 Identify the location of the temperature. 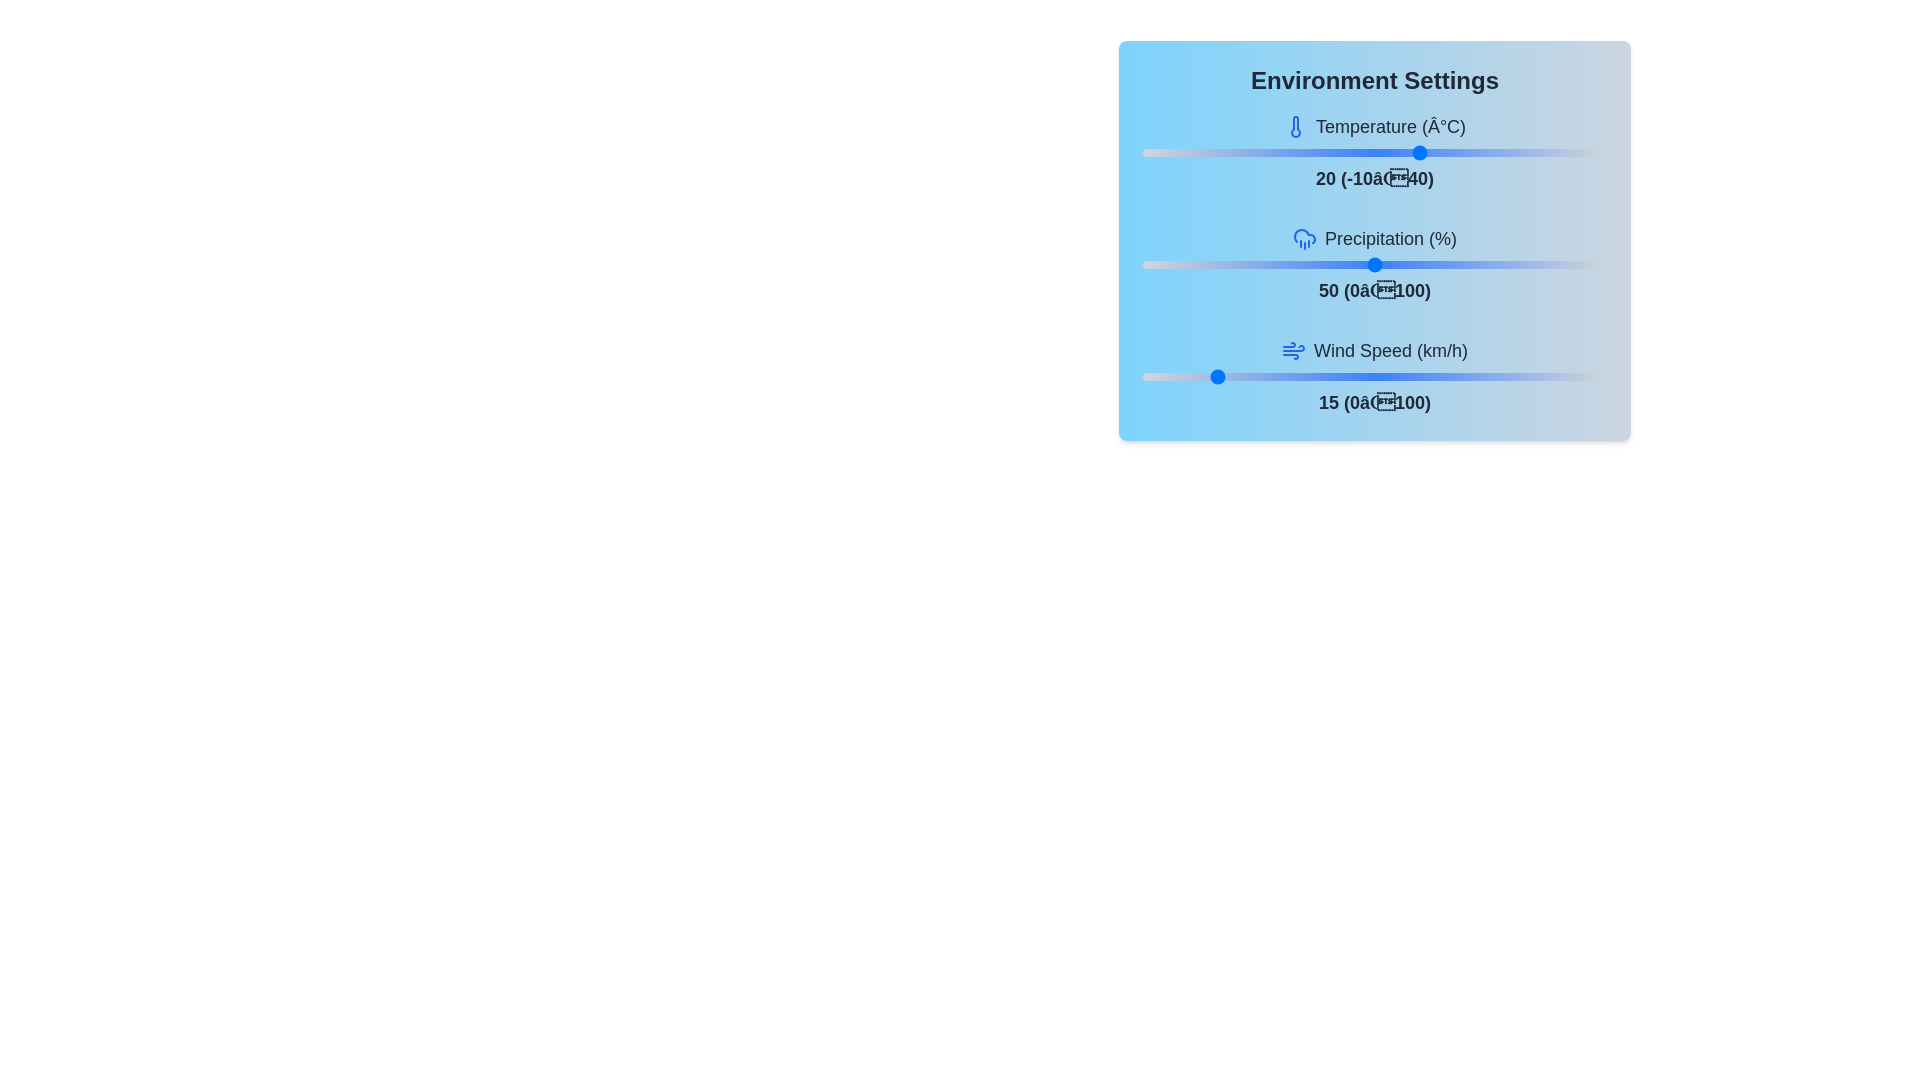
(1596, 152).